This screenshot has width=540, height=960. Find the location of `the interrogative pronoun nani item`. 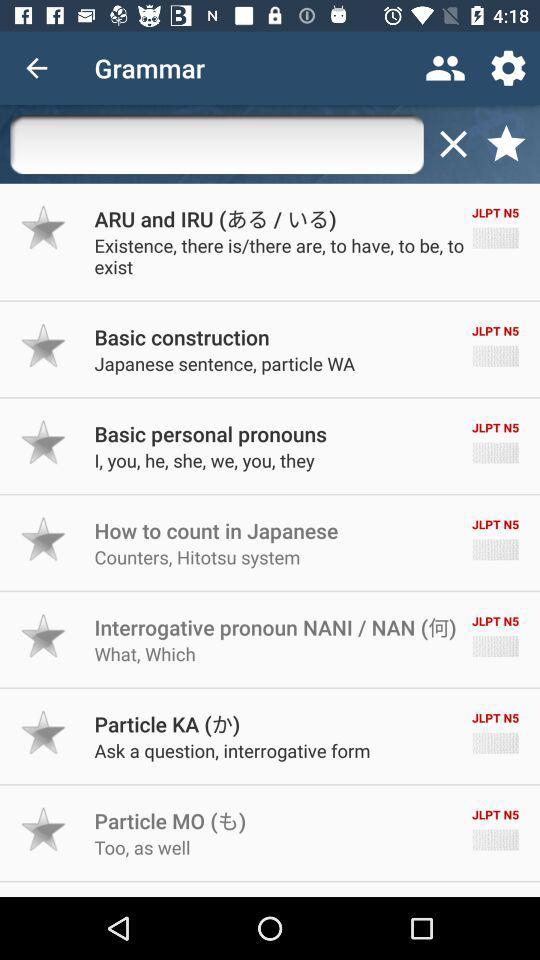

the interrogative pronoun nani item is located at coordinates (274, 626).